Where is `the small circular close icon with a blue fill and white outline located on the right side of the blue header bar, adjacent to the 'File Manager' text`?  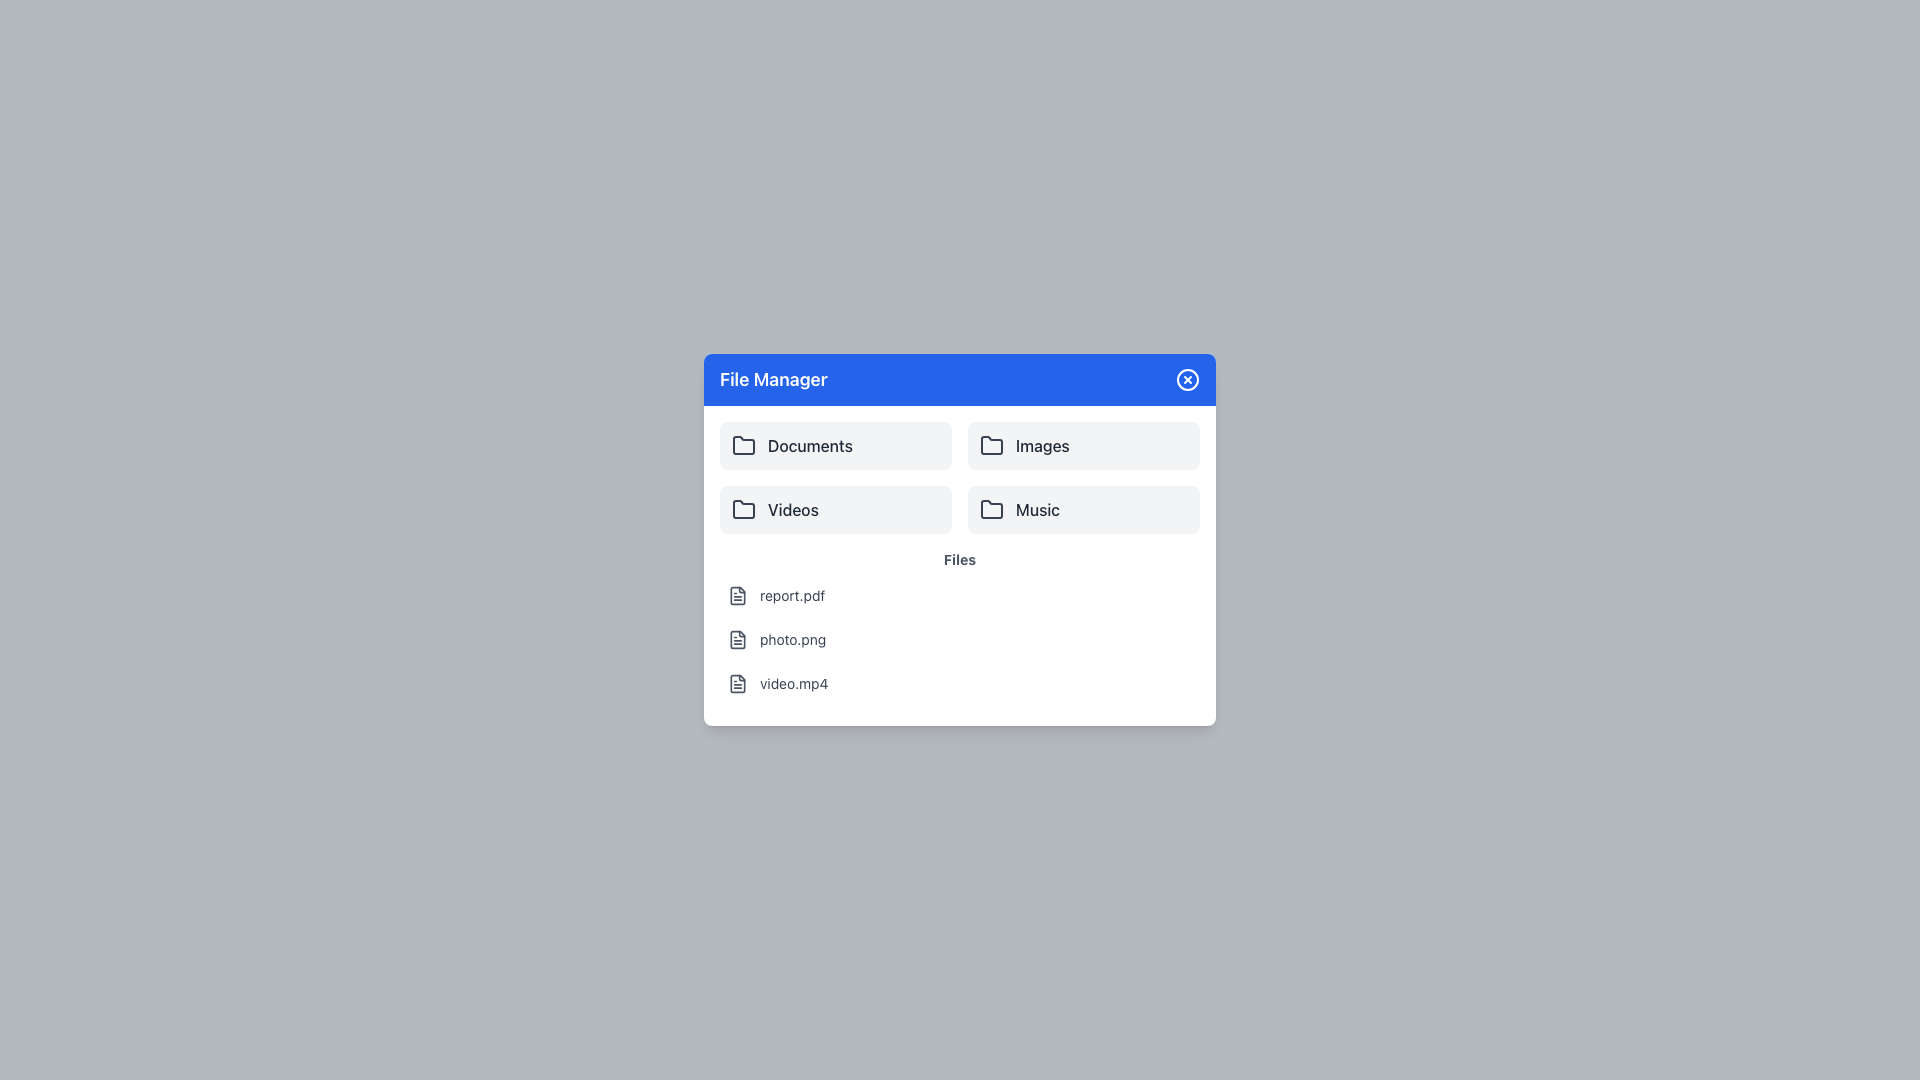 the small circular close icon with a blue fill and white outline located on the right side of the blue header bar, adjacent to the 'File Manager' text is located at coordinates (1188, 380).